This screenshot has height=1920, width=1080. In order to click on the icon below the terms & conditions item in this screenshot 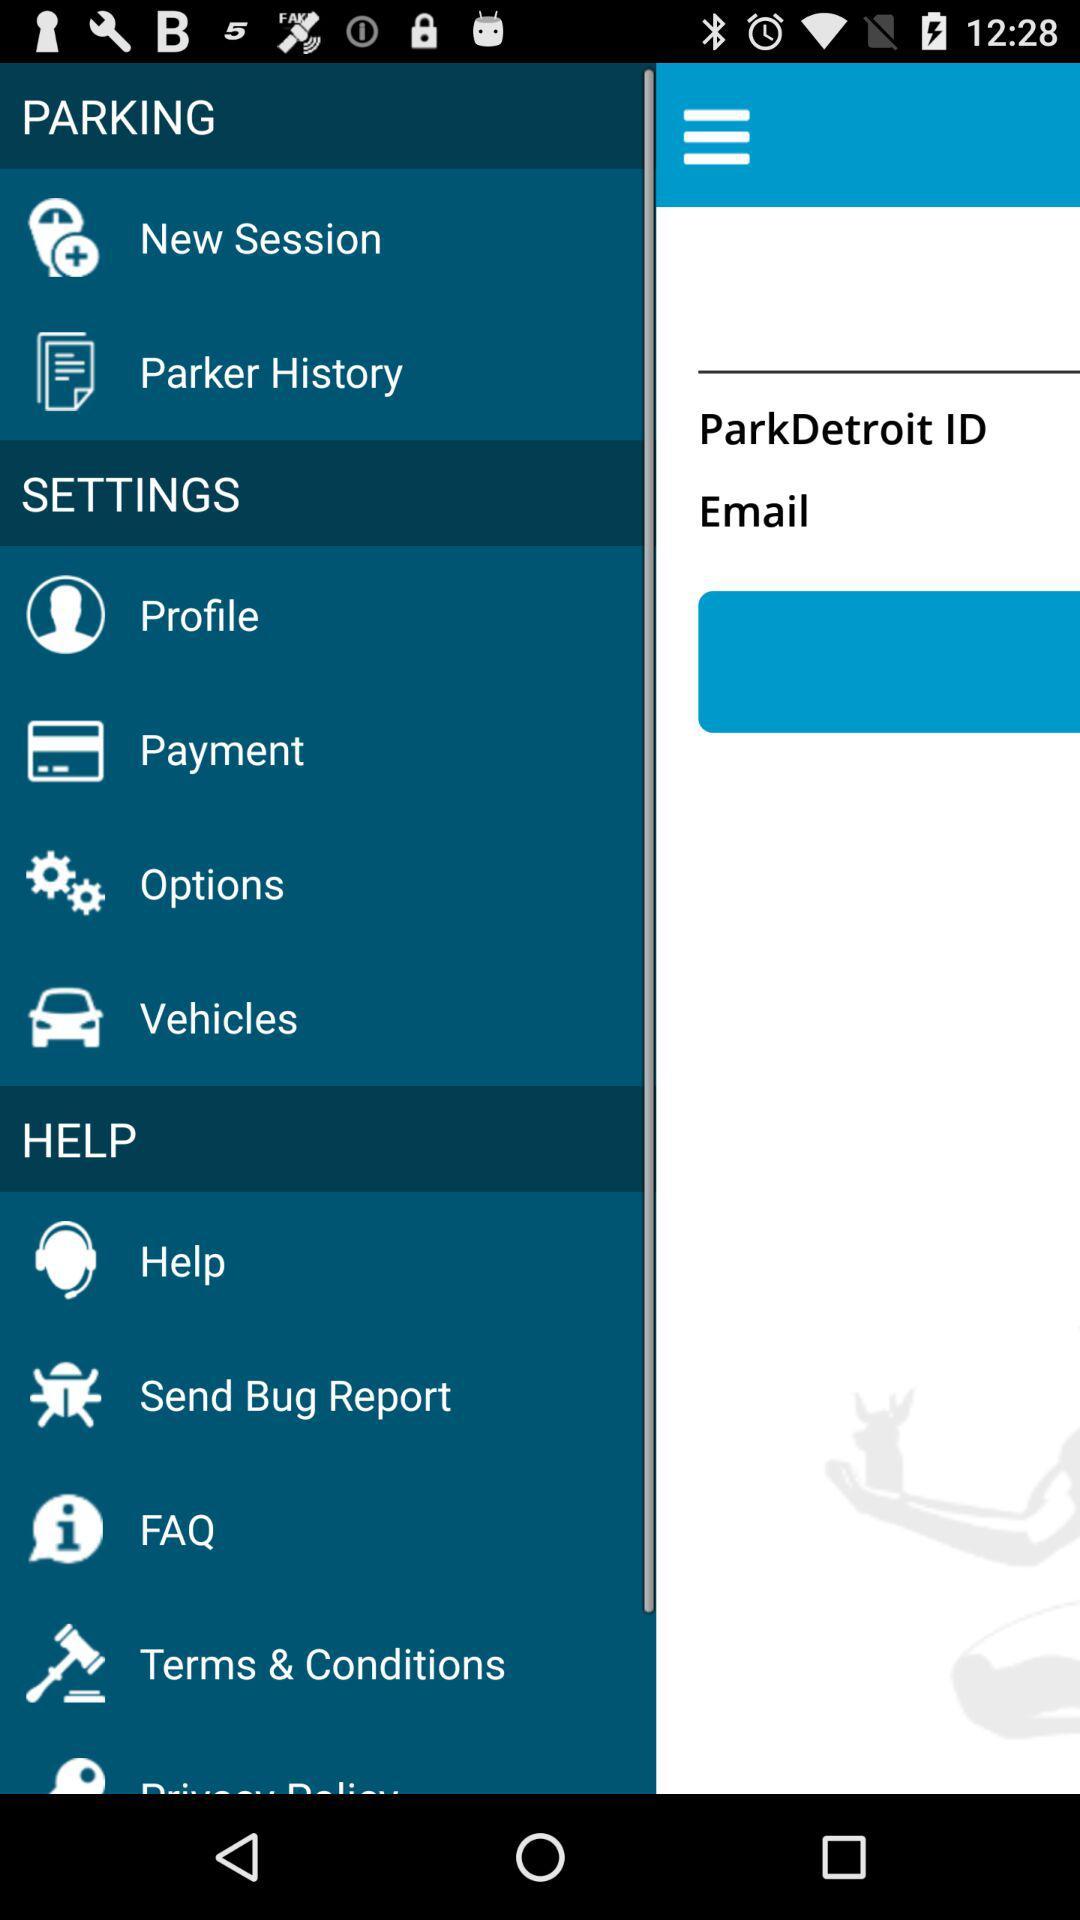, I will do `click(268, 1770)`.